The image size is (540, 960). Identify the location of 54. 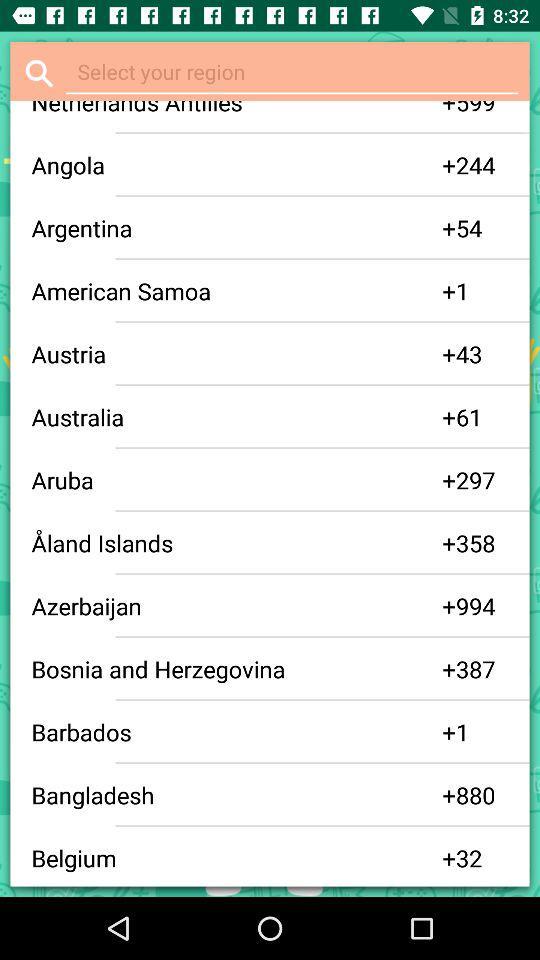
(481, 228).